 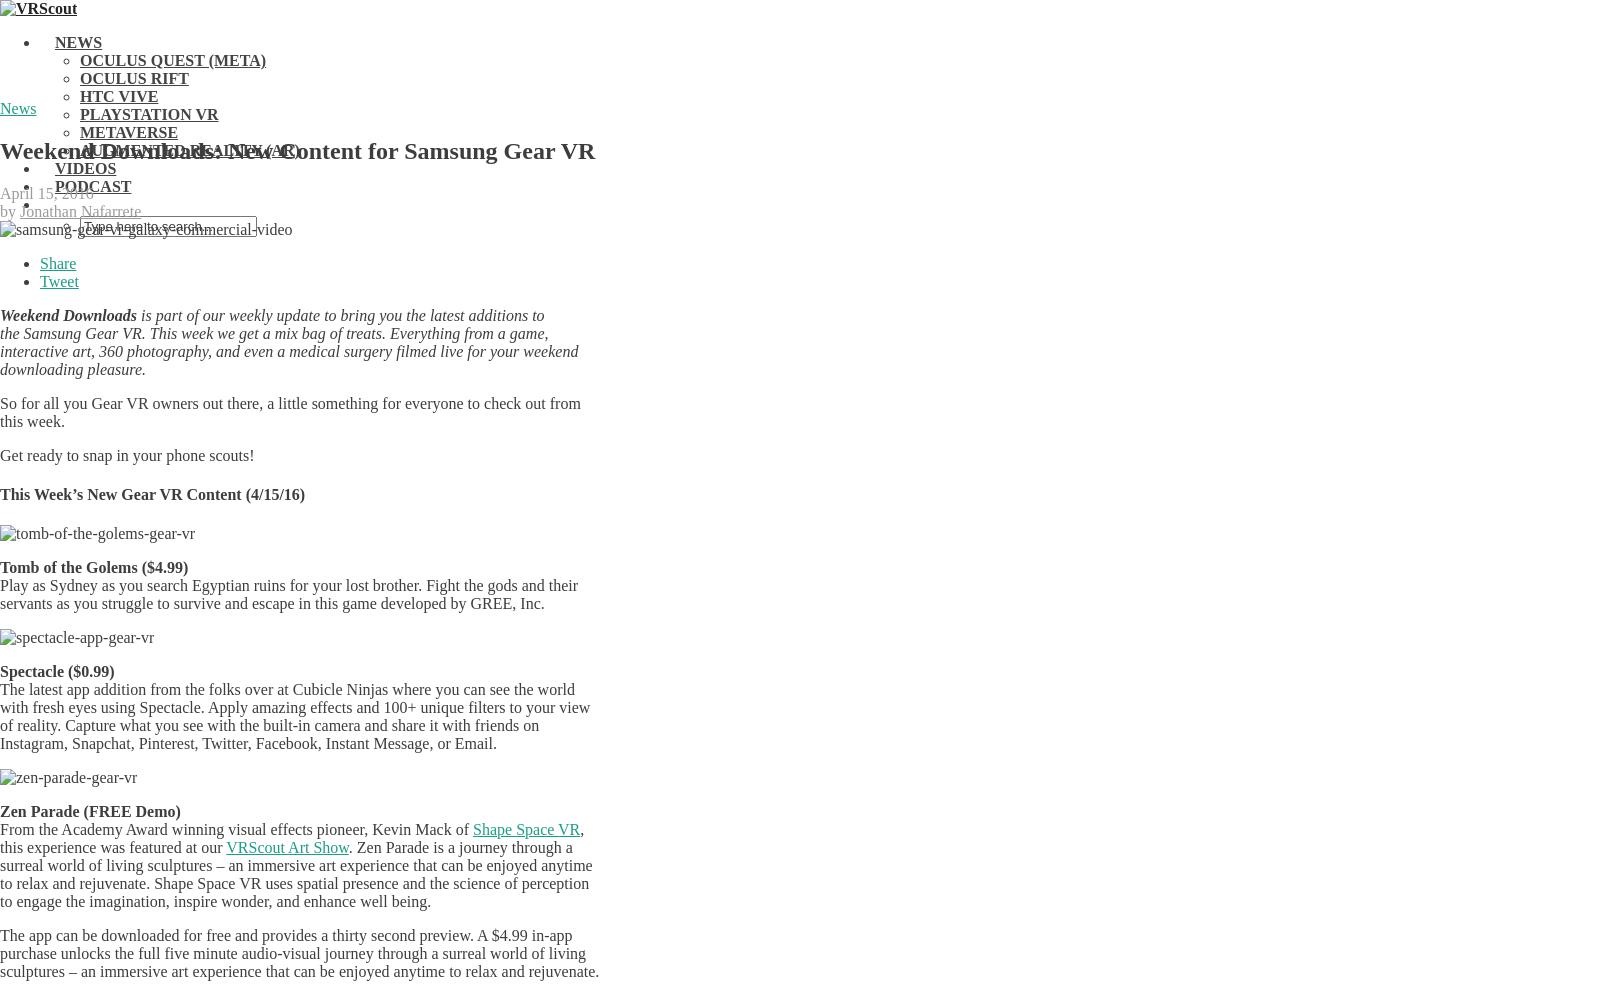 What do you see at coordinates (79, 96) in the screenshot?
I see `'HTC Vive'` at bounding box center [79, 96].